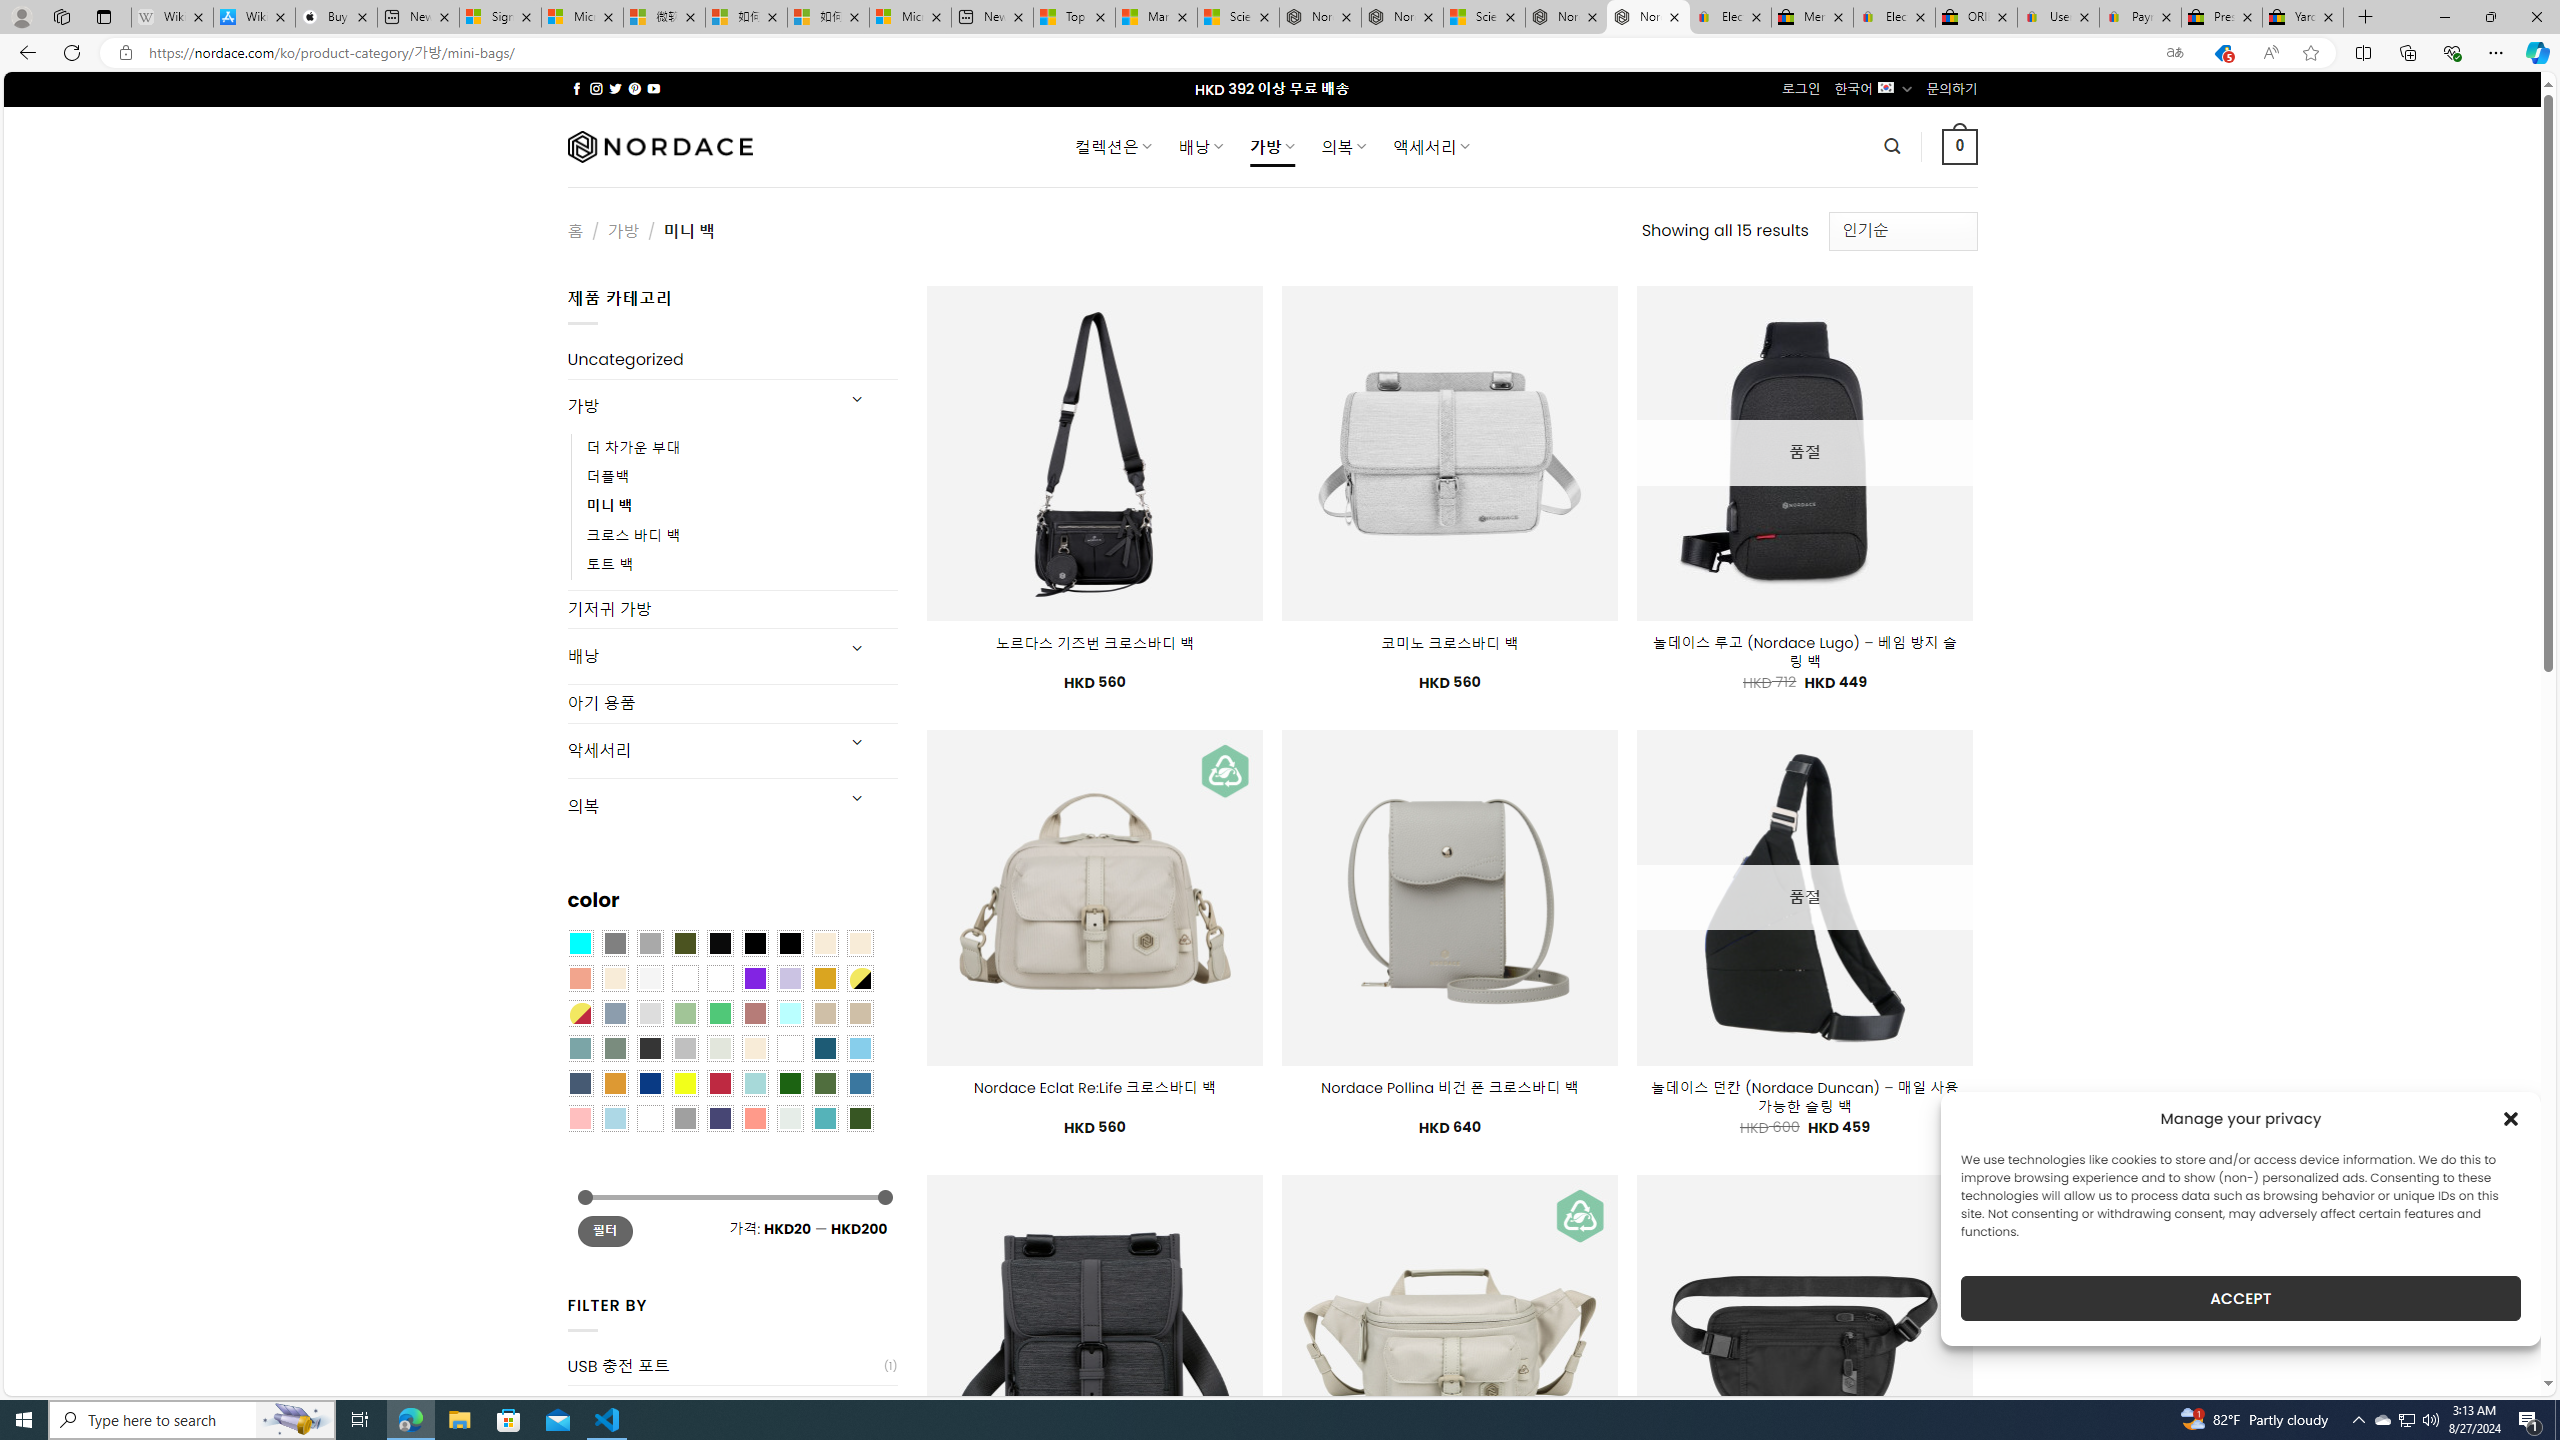 The width and height of the screenshot is (2560, 1440). Describe the element at coordinates (2140, 16) in the screenshot. I see `'Payments Terms of Use | eBay.com'` at that location.